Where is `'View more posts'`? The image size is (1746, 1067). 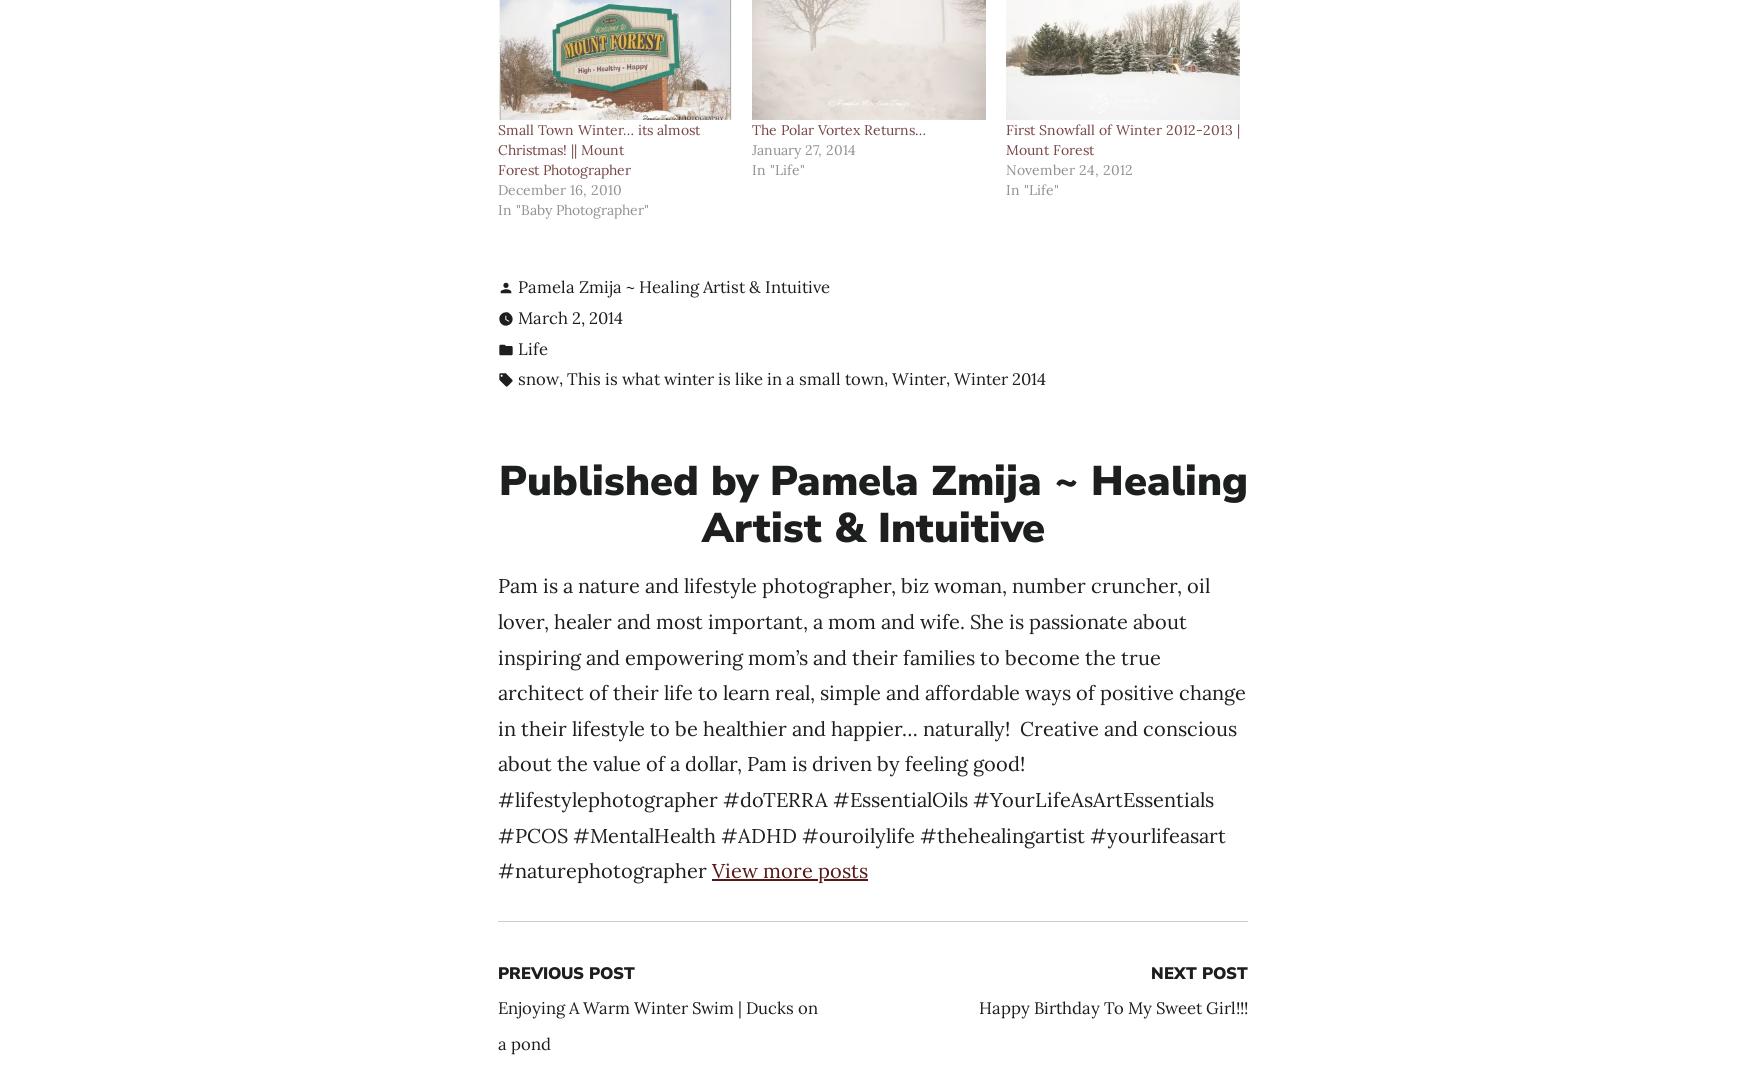
'View more posts' is located at coordinates (790, 869).